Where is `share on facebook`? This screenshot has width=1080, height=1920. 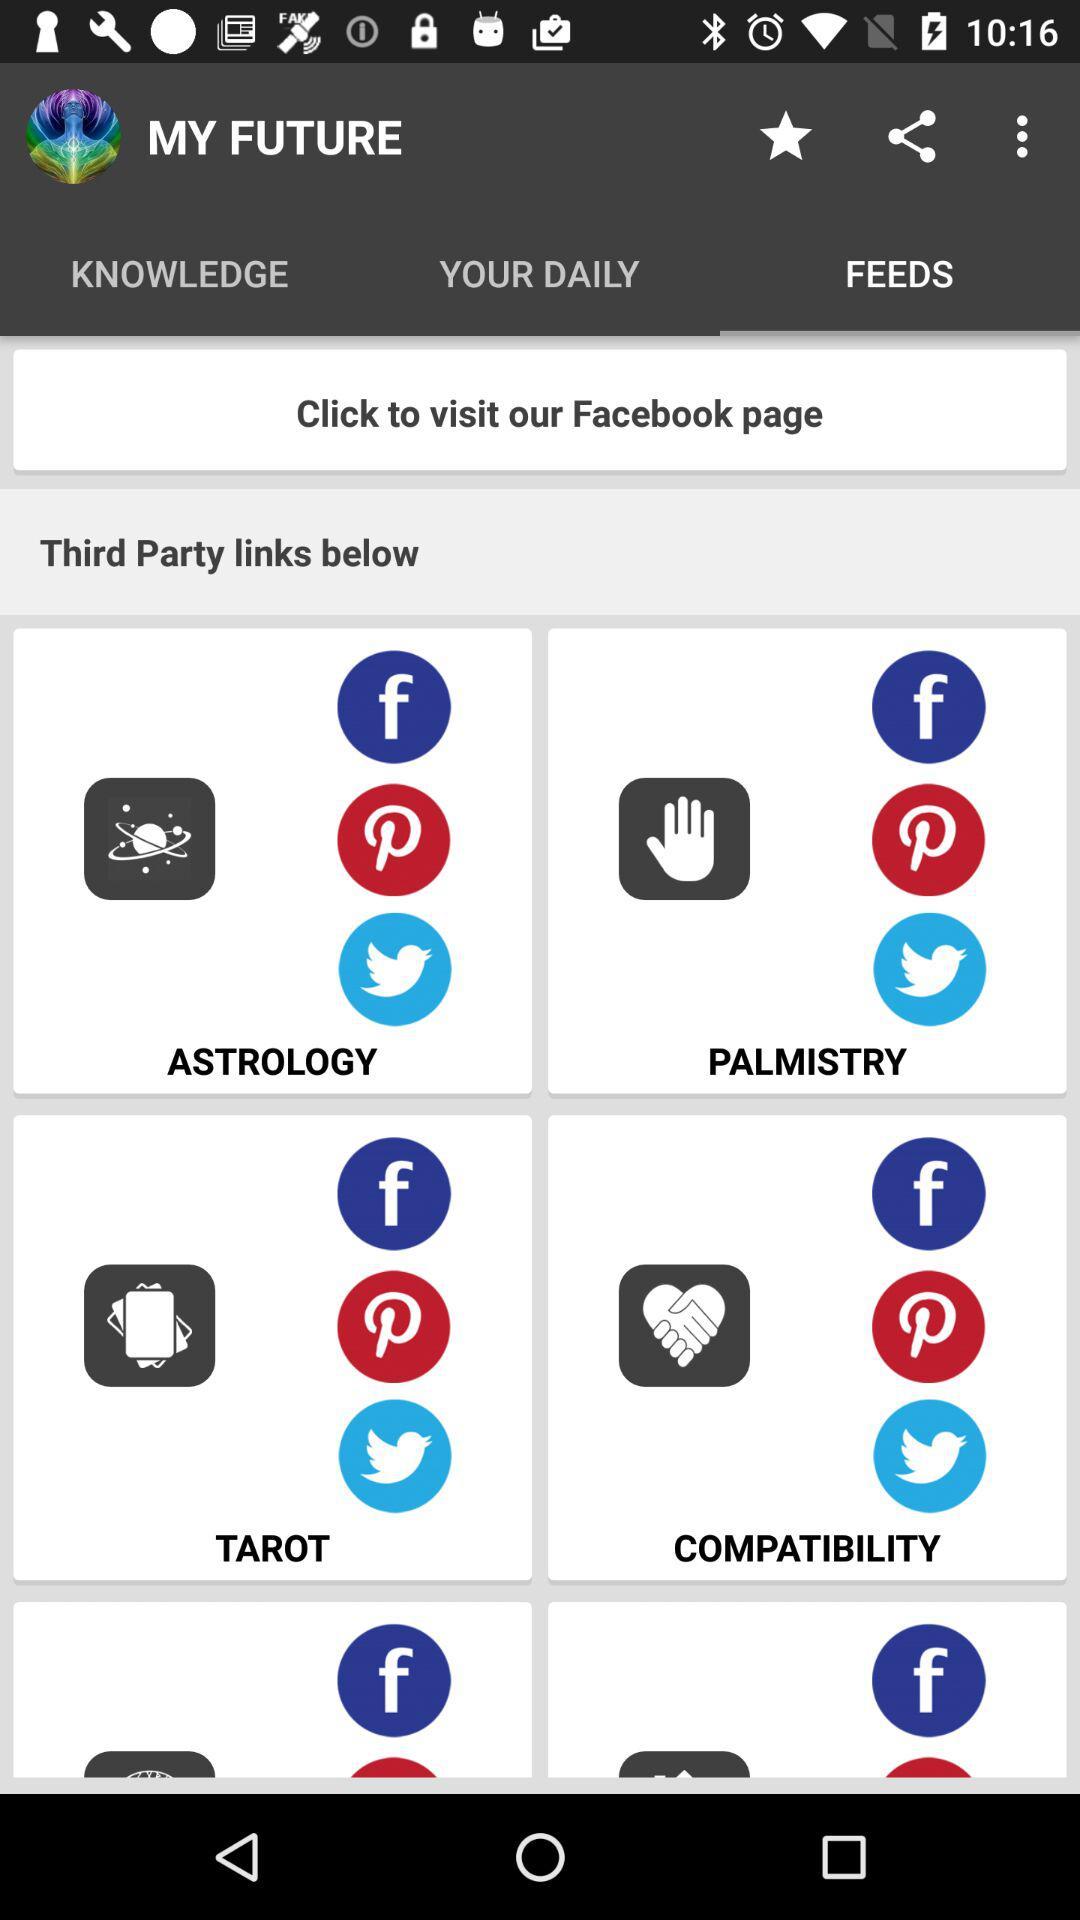
share on facebook is located at coordinates (929, 1680).